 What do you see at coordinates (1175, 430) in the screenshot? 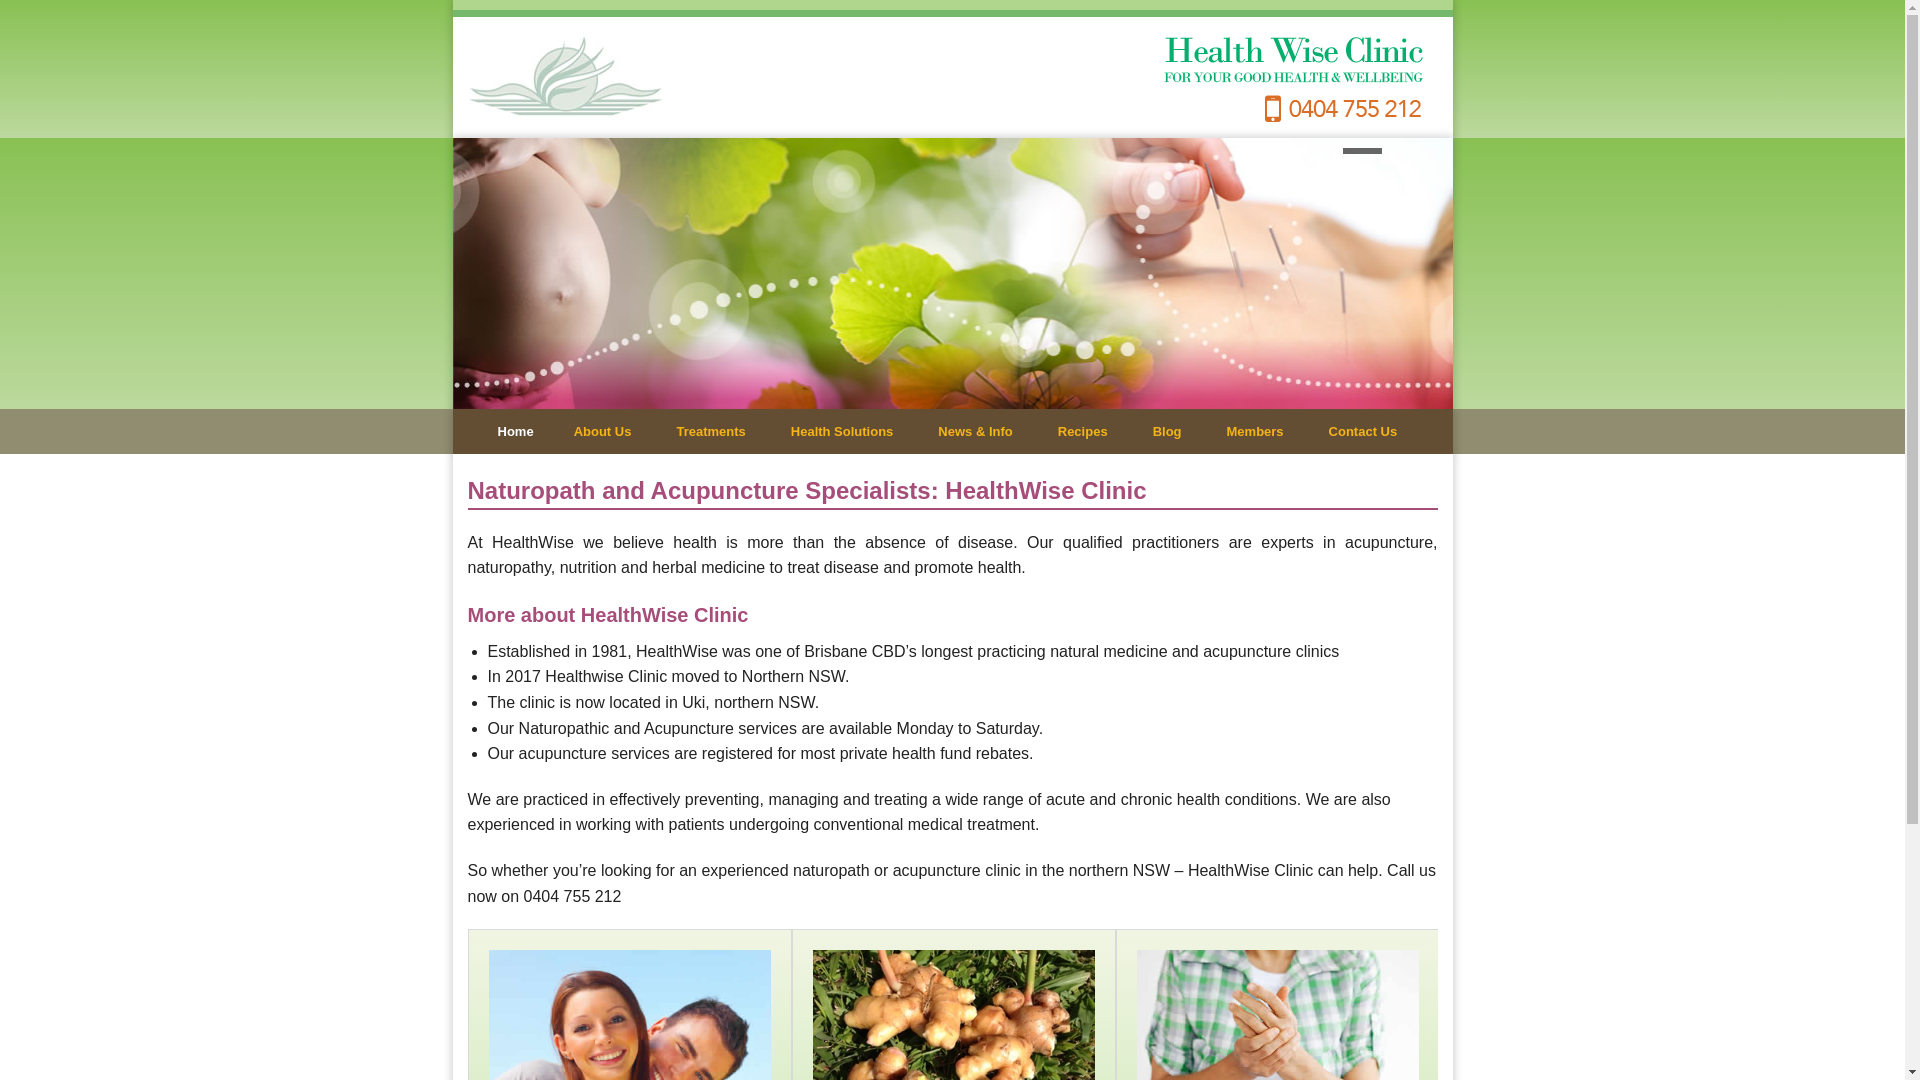
I see `'Blog'` at bounding box center [1175, 430].